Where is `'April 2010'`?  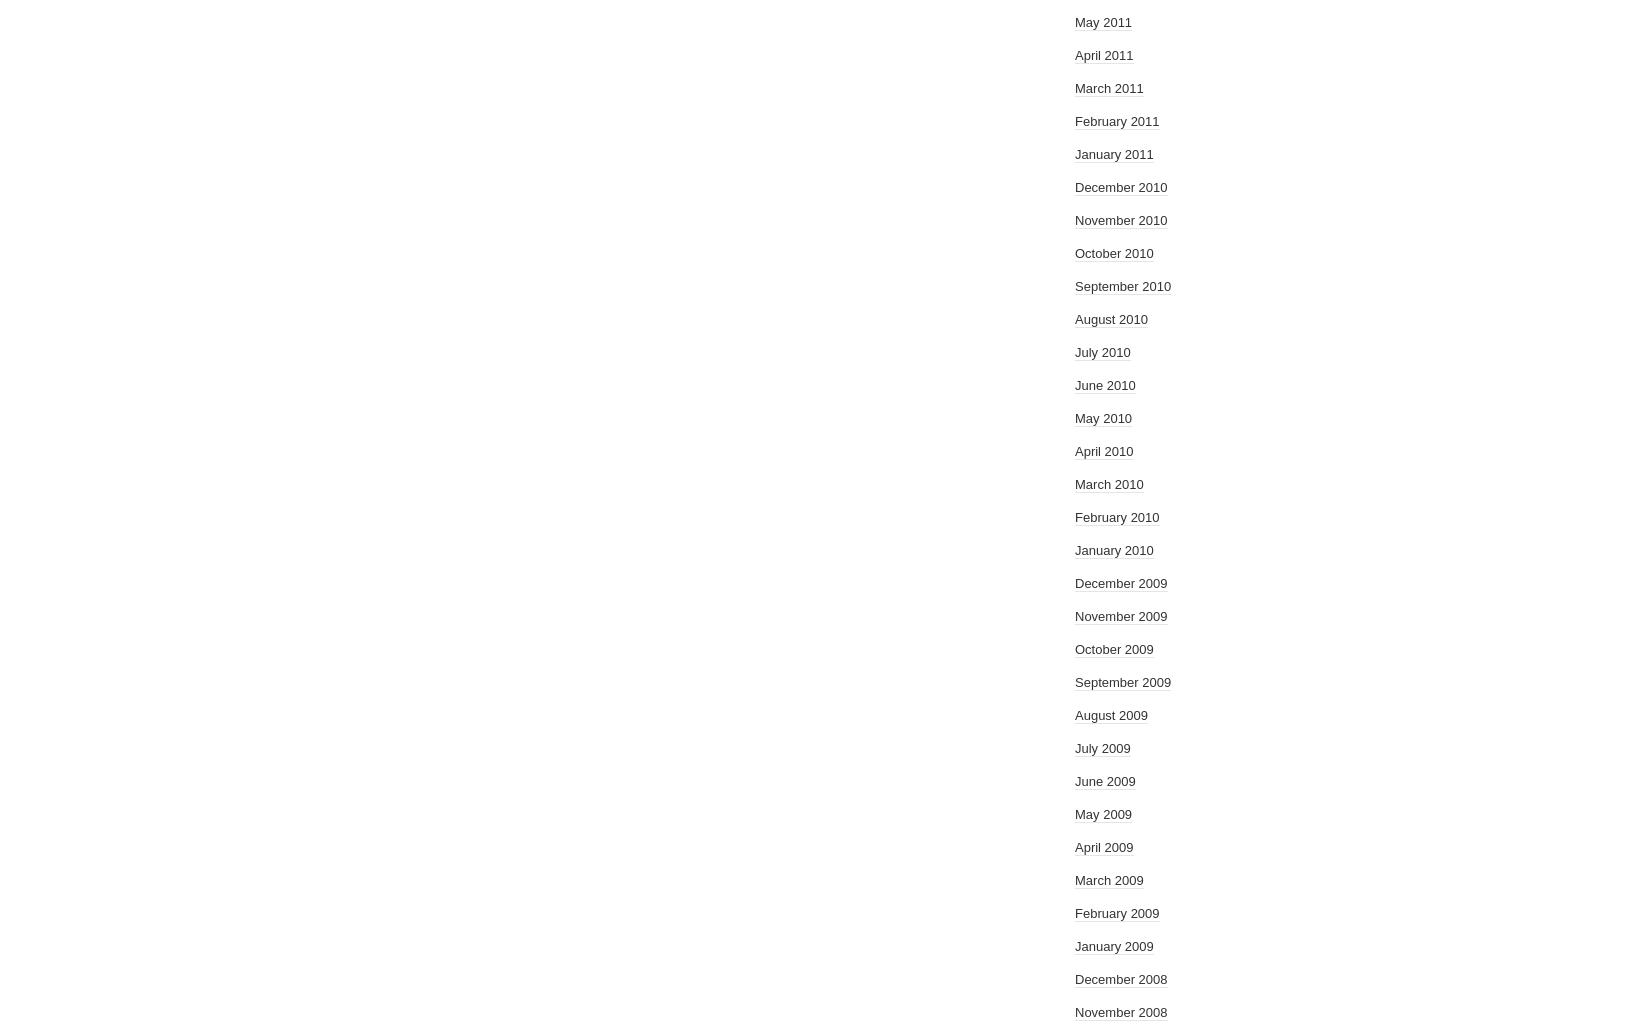 'April 2010' is located at coordinates (1104, 451).